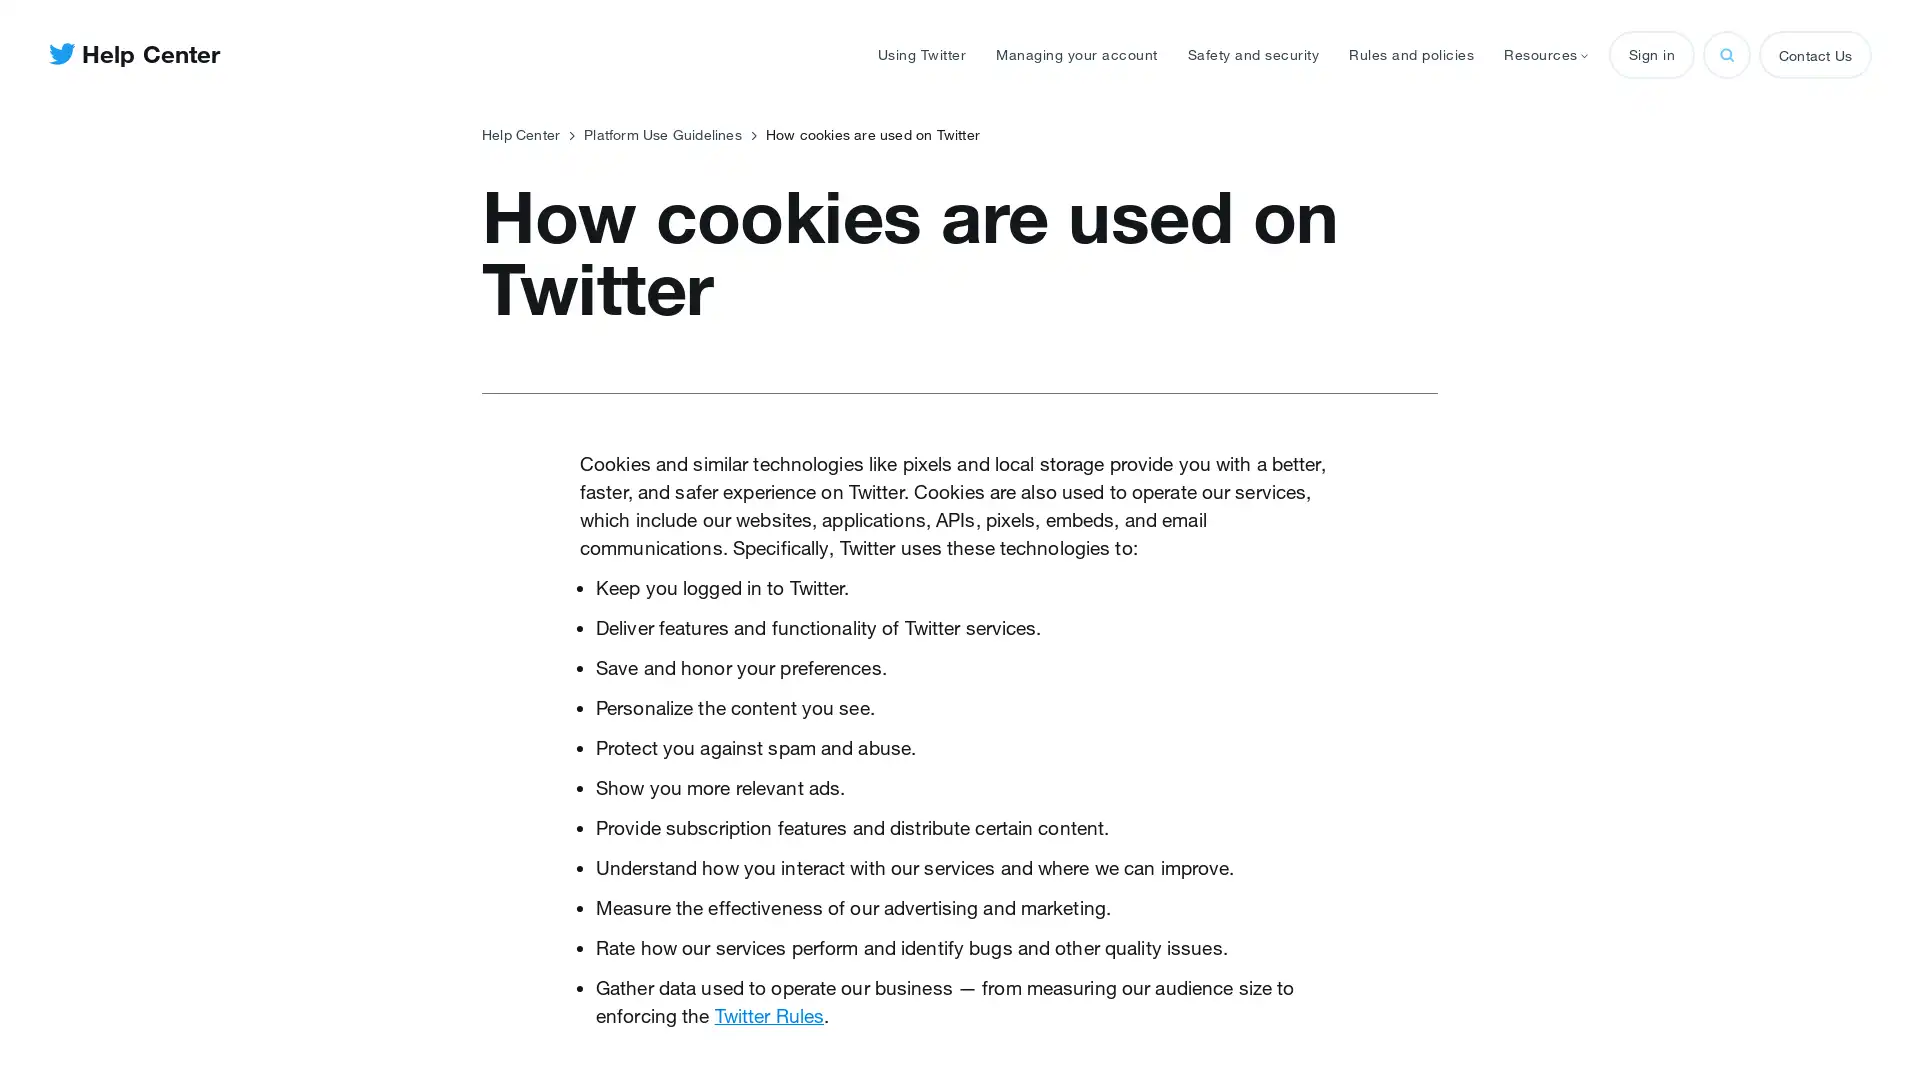 The image size is (1920, 1080). I want to click on Resources, so click(1544, 53).